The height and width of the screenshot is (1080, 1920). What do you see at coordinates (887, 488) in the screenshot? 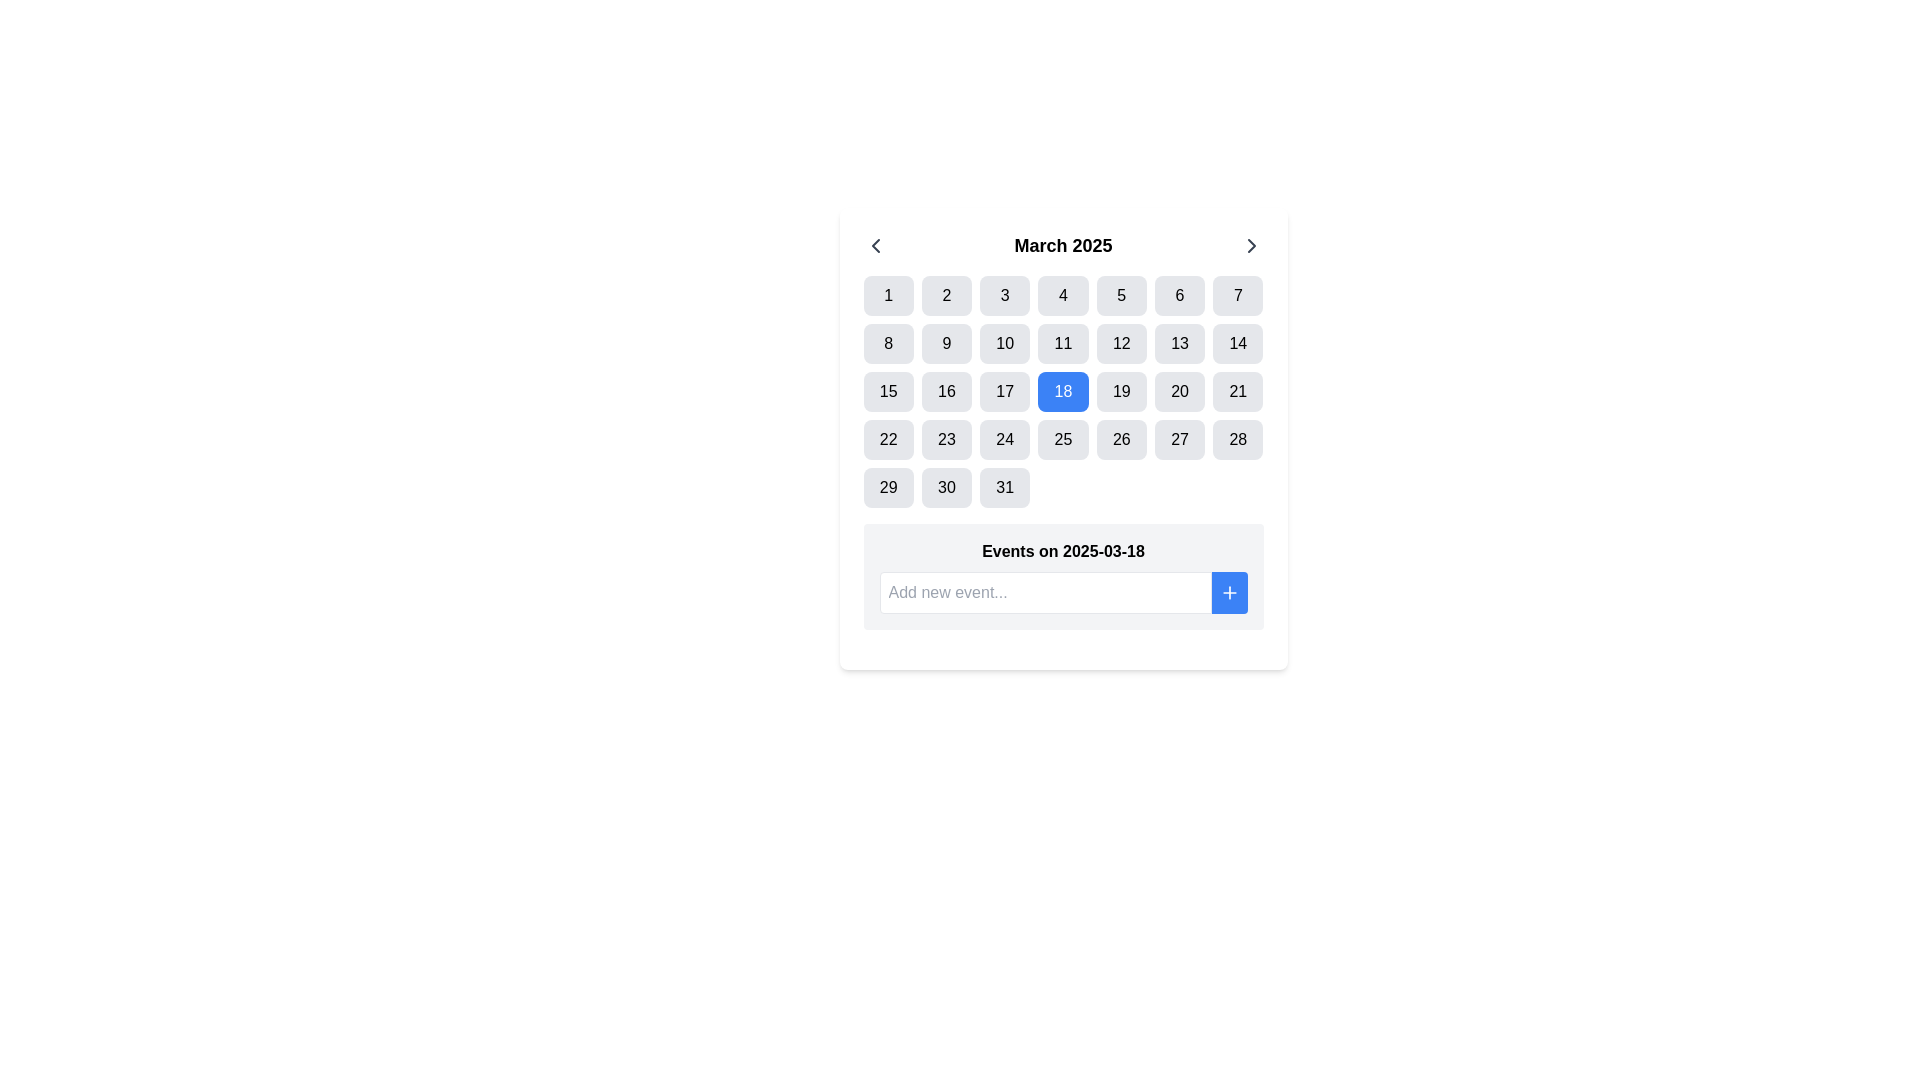
I see `the button representing the 29th day in the calendar view located in the bottom-left corner of the calendar grid` at bounding box center [887, 488].